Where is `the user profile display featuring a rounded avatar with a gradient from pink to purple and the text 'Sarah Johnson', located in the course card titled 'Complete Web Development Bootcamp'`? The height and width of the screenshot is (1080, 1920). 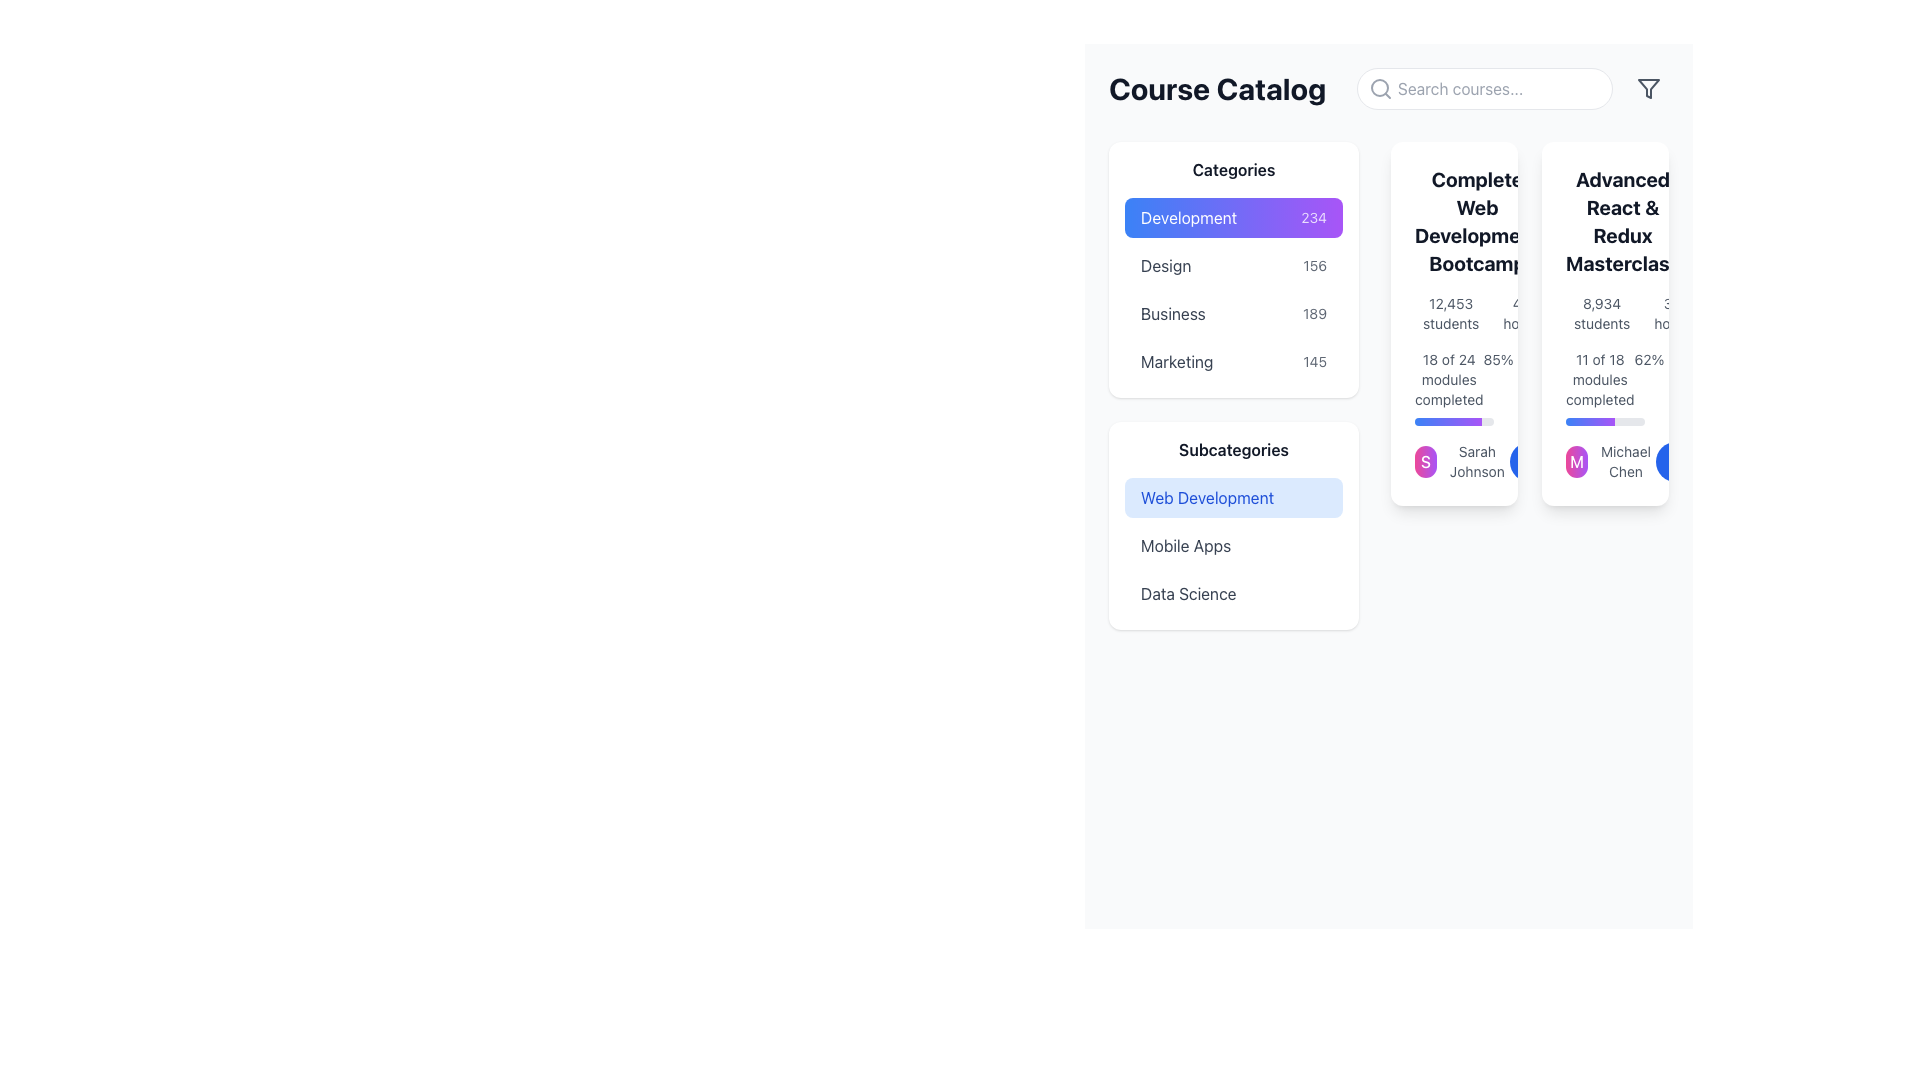
the user profile display featuring a rounded avatar with a gradient from pink to purple and the text 'Sarah Johnson', located in the course card titled 'Complete Web Development Bootcamp' is located at coordinates (1454, 462).